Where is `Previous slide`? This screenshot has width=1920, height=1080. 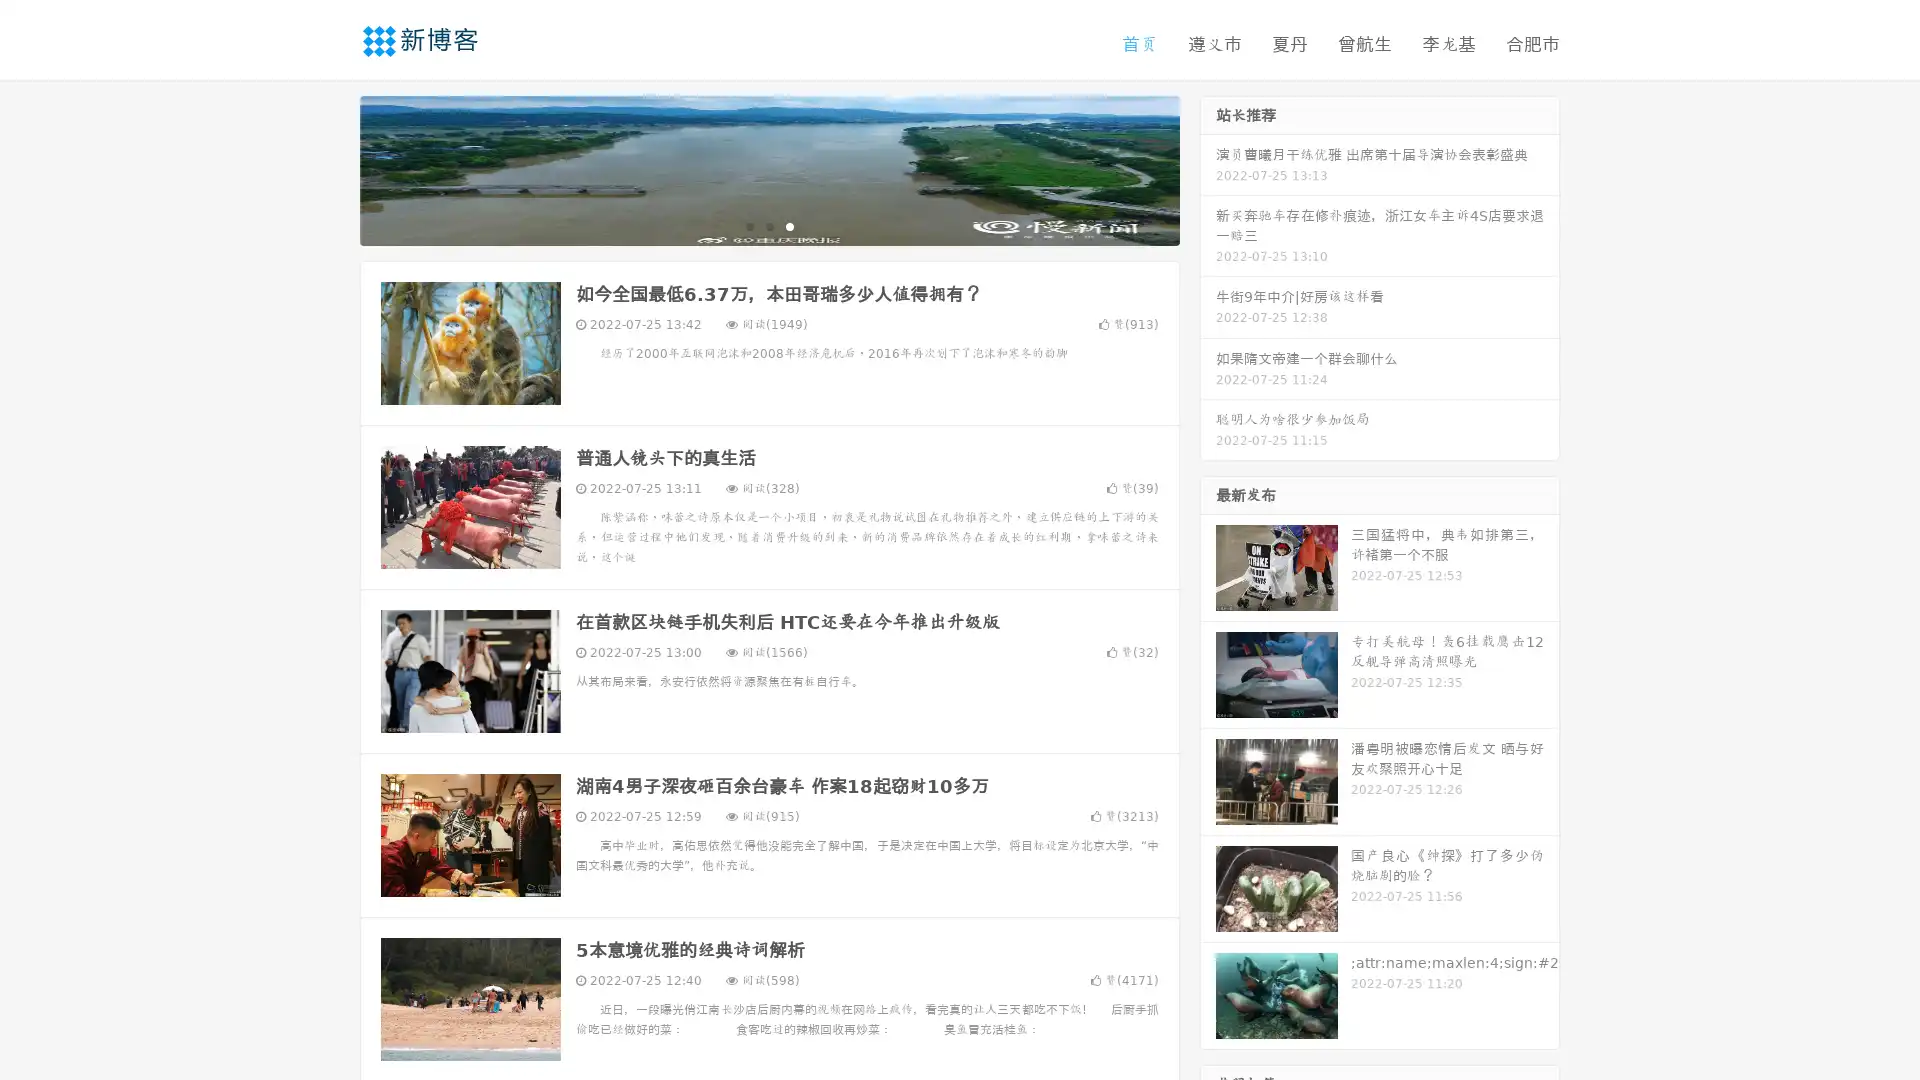
Previous slide is located at coordinates (330, 168).